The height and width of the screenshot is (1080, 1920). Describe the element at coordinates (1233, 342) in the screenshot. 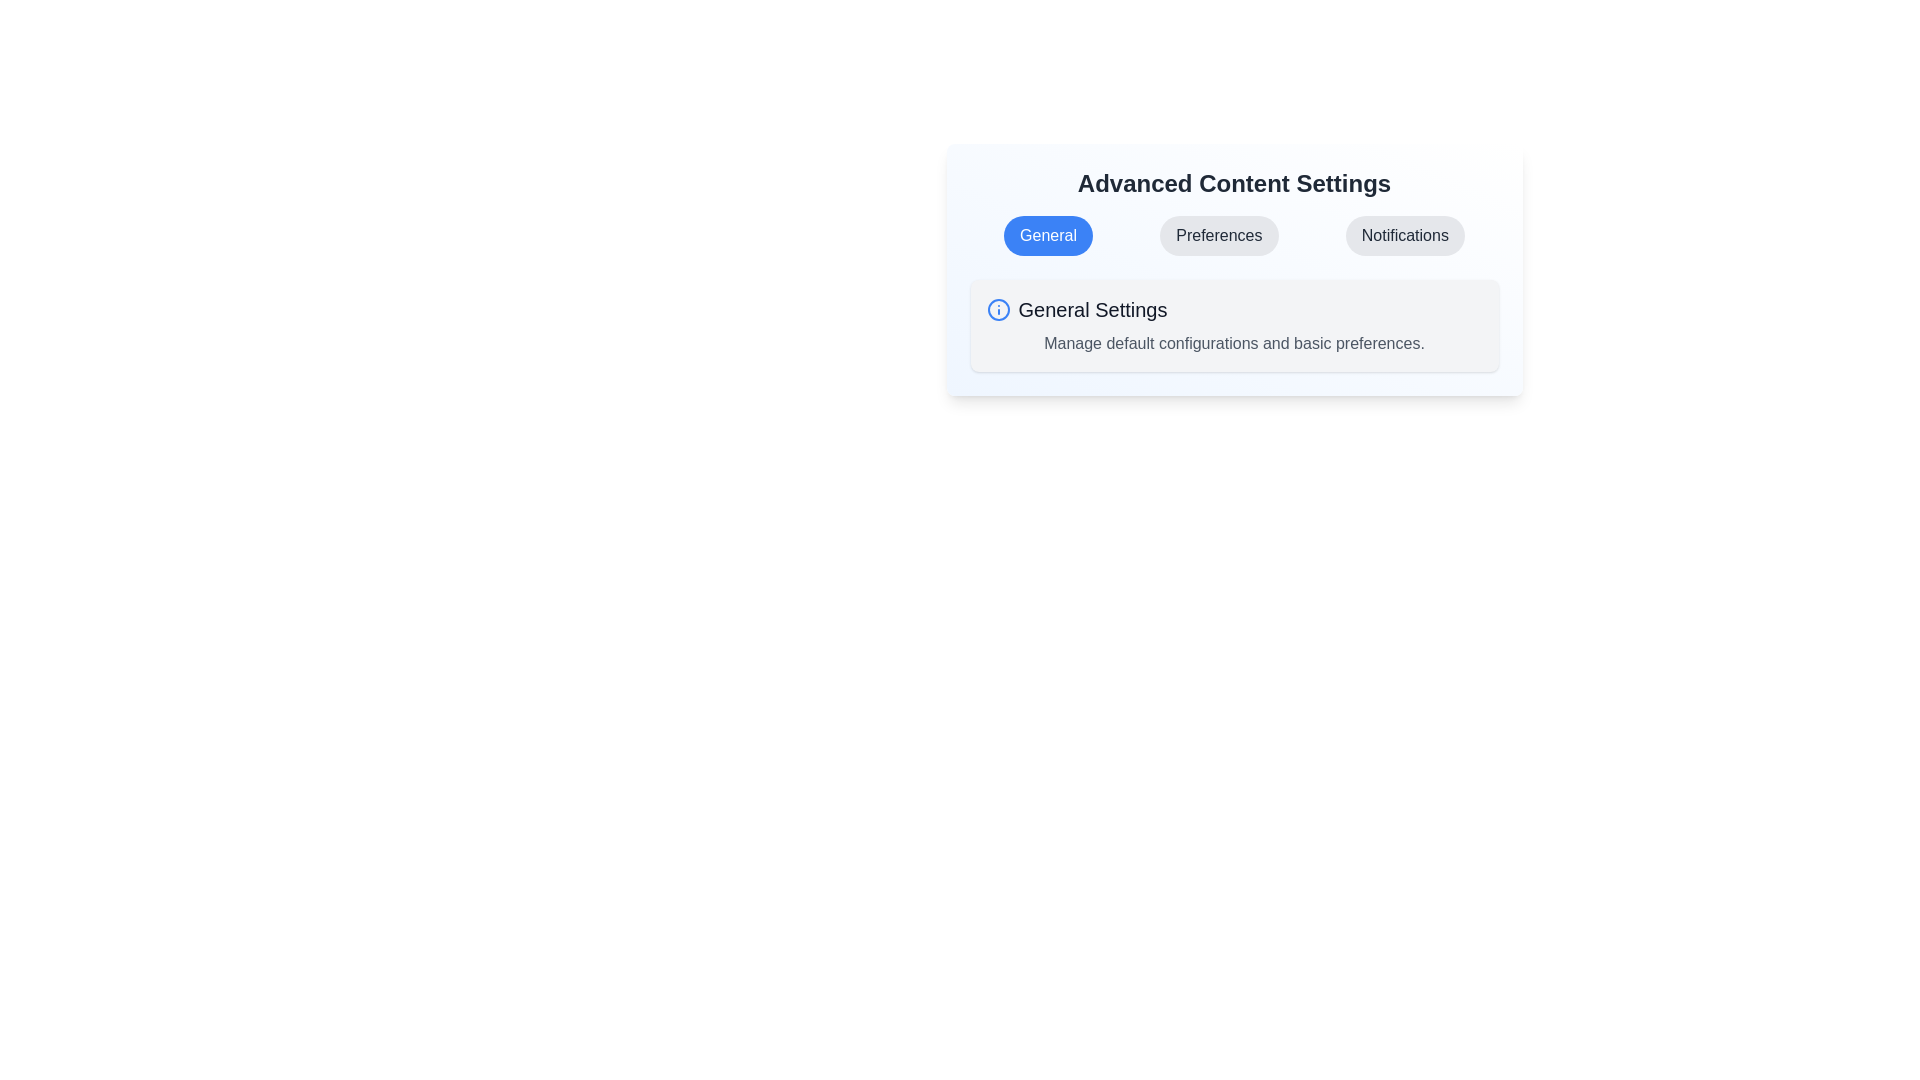

I see `descriptive text element that provides additional information about the 'General Settings' section, located beneath the section's title and icon` at that location.